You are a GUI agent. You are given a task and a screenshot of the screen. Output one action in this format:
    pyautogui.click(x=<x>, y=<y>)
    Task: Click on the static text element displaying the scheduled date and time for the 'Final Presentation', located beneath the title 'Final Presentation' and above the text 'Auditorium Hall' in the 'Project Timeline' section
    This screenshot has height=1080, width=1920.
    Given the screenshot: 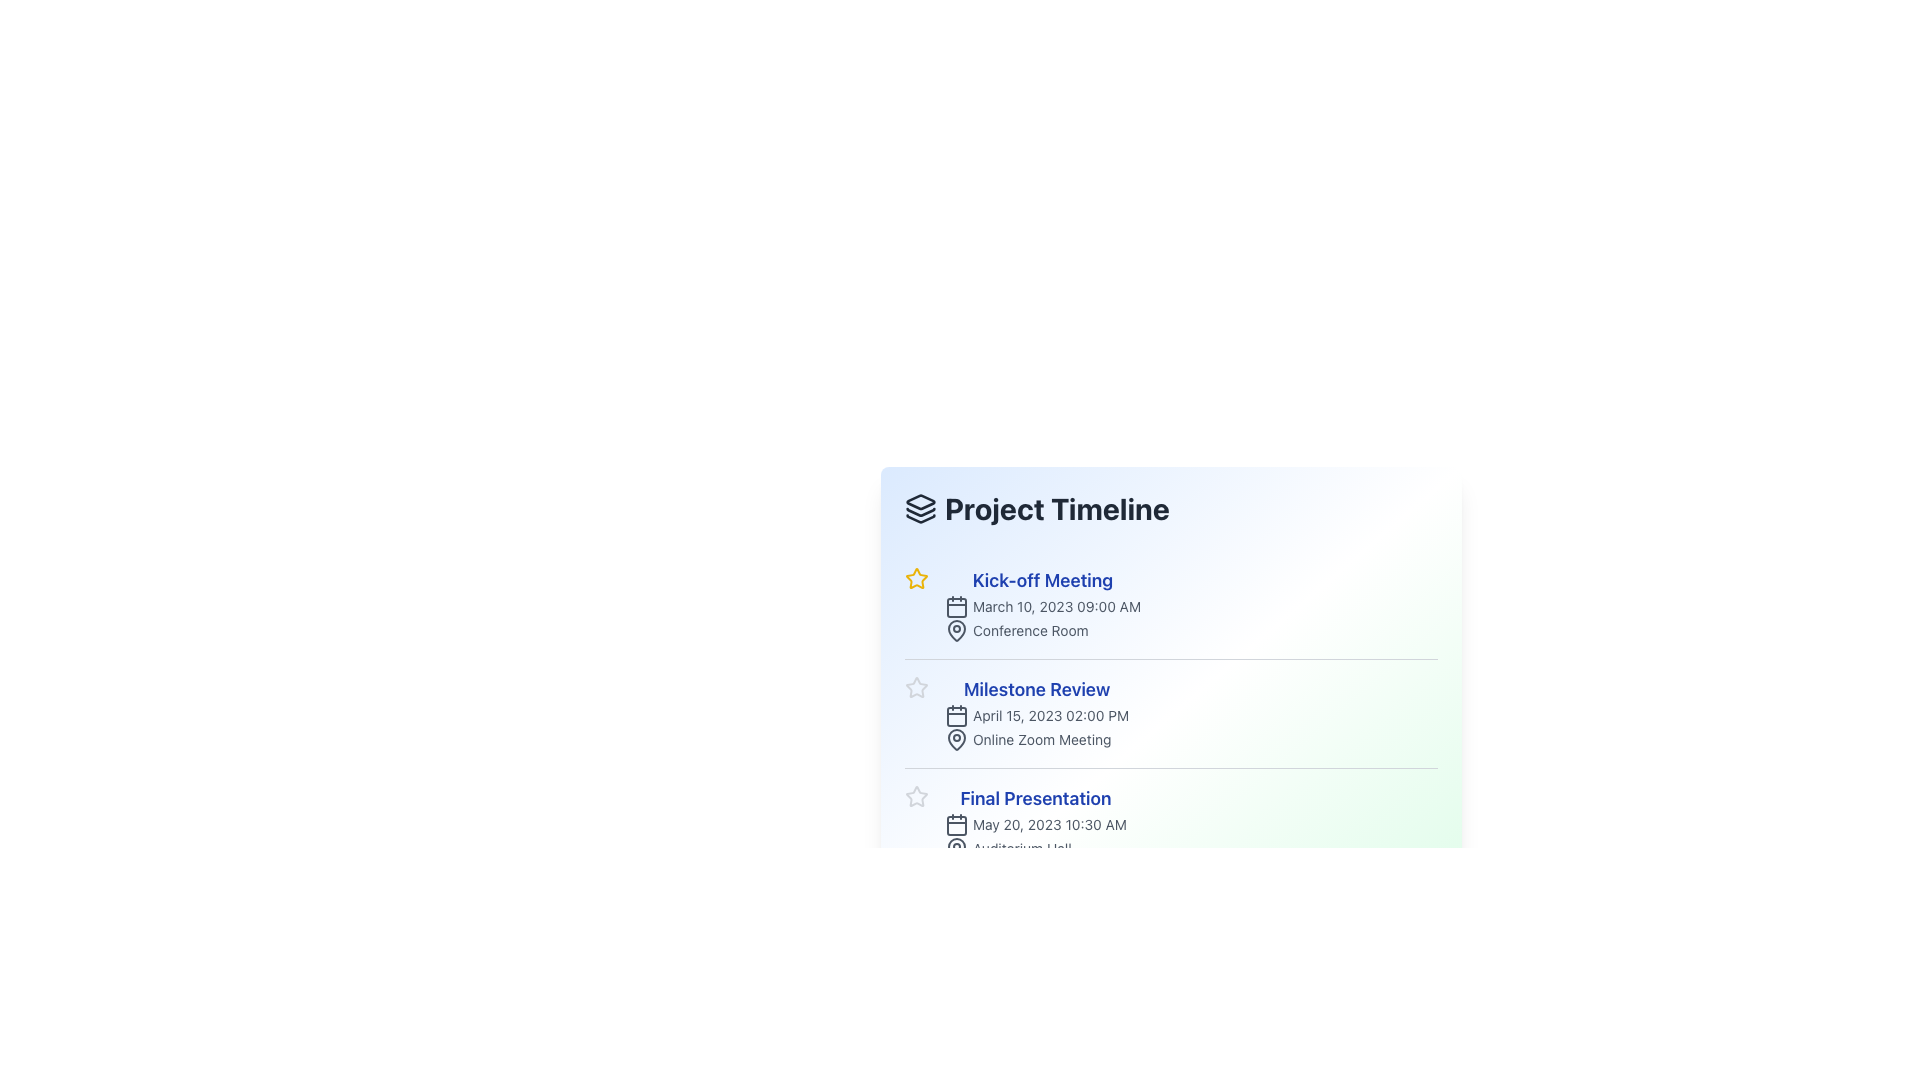 What is the action you would take?
    pyautogui.click(x=1036, y=825)
    